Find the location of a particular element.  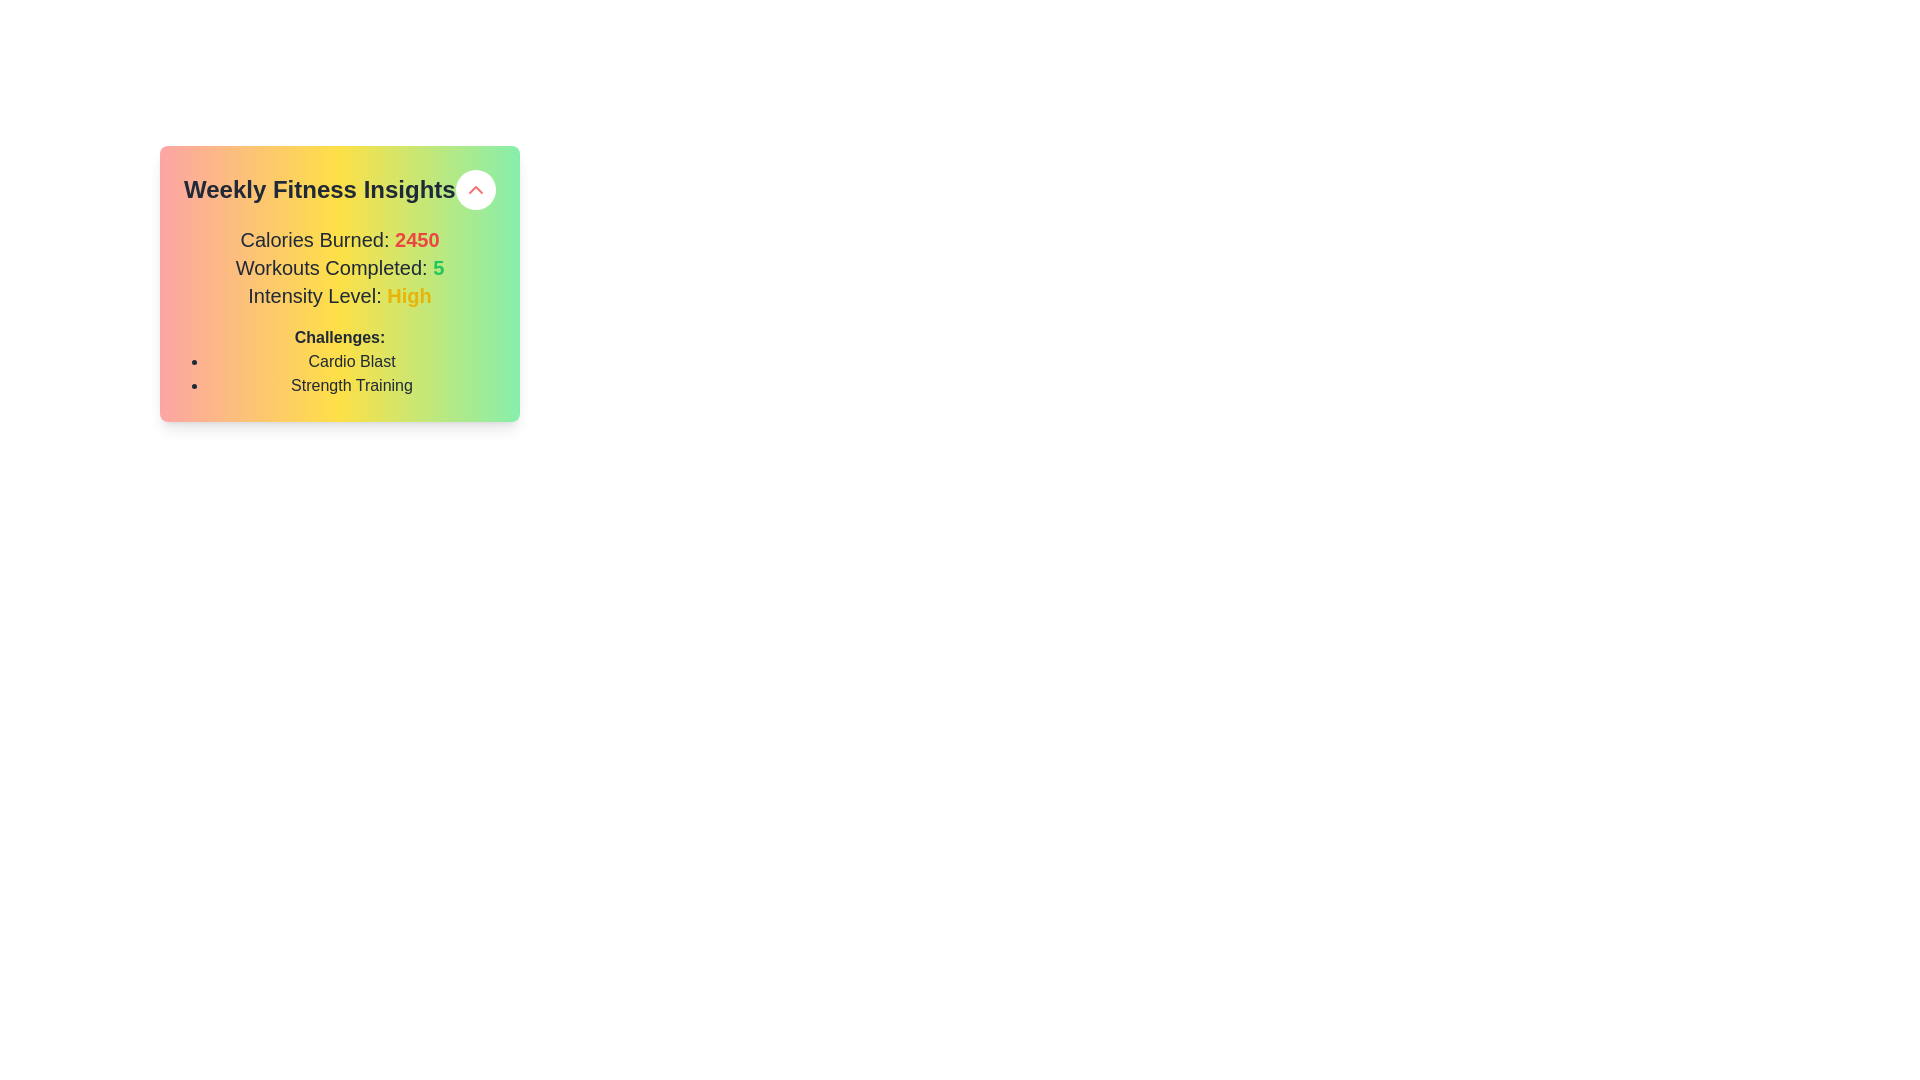

the 'Strength Training' text label, which is the second item in the bulleted list under the 'Challenges' header, styled in bold black font within a gradient background box is located at coordinates (351, 385).